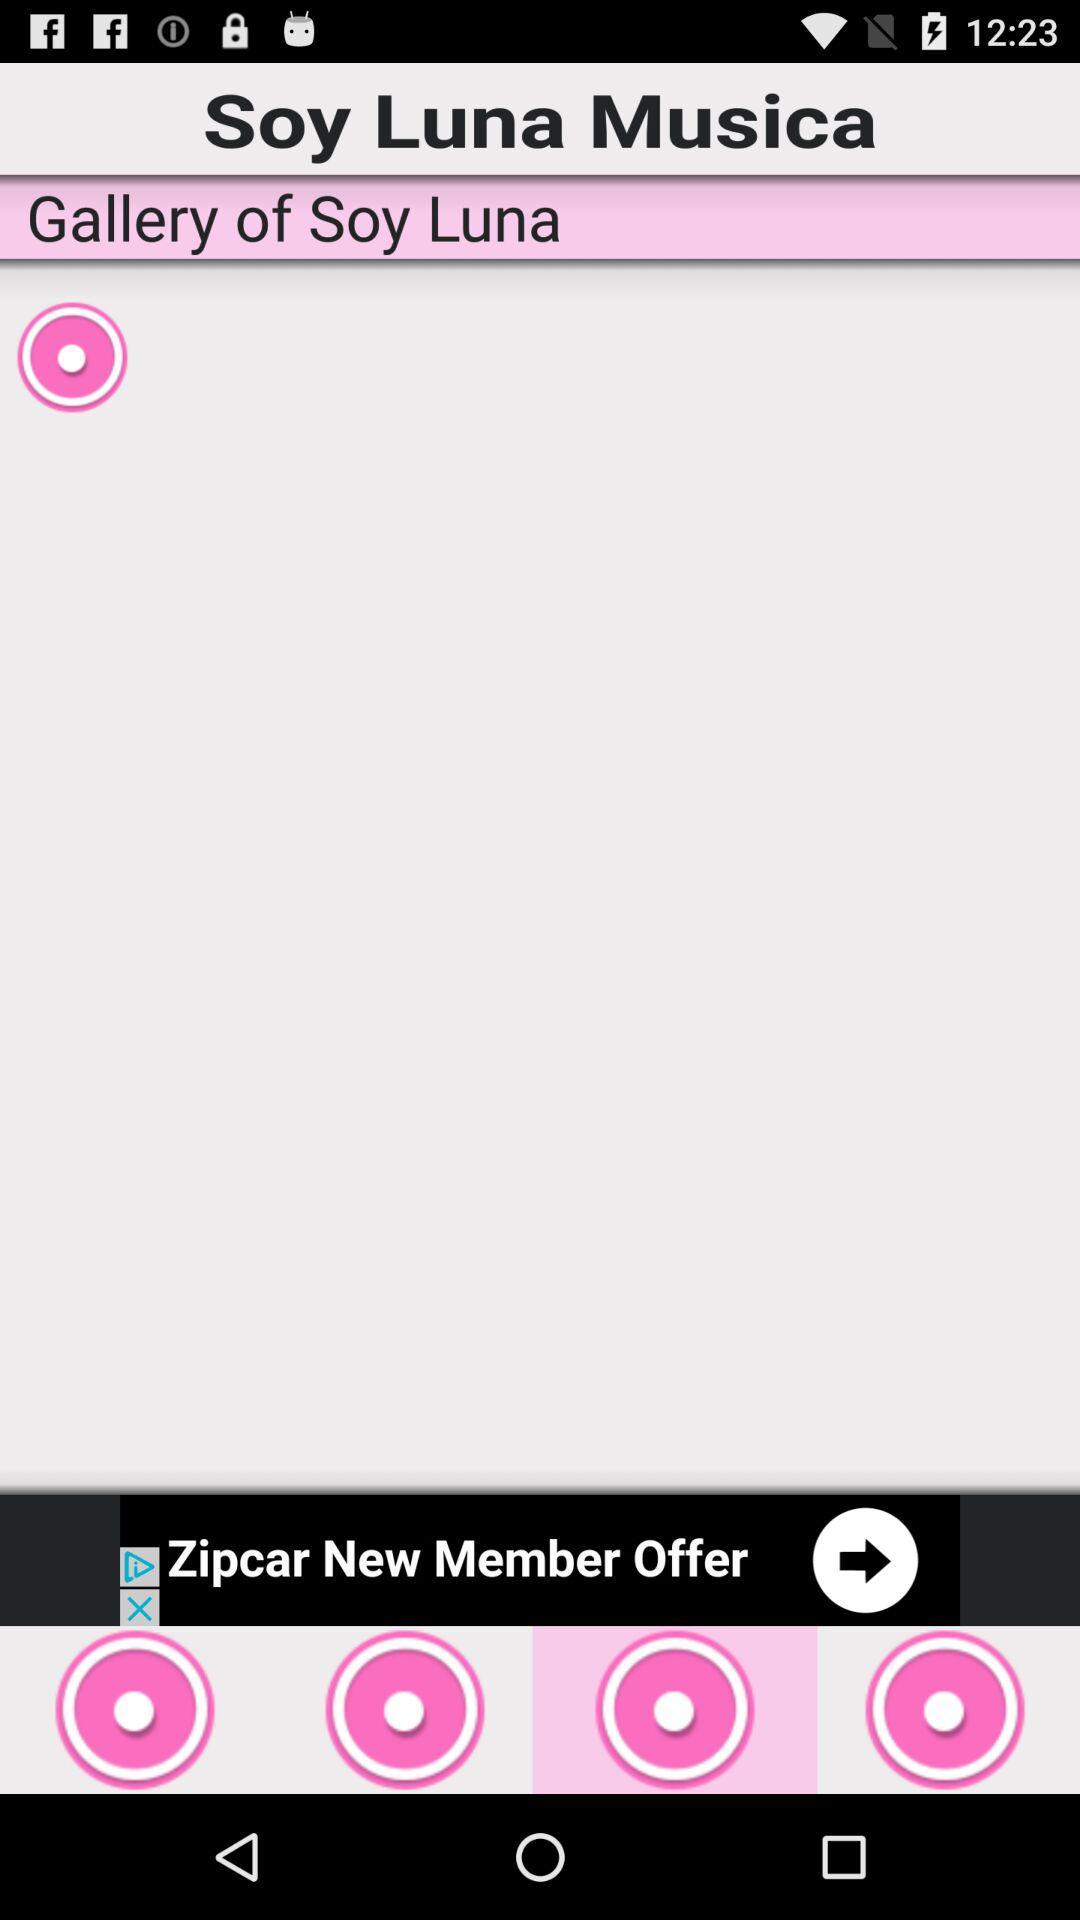 The height and width of the screenshot is (1920, 1080). What do you see at coordinates (540, 1559) in the screenshot?
I see `advertisement banner` at bounding box center [540, 1559].